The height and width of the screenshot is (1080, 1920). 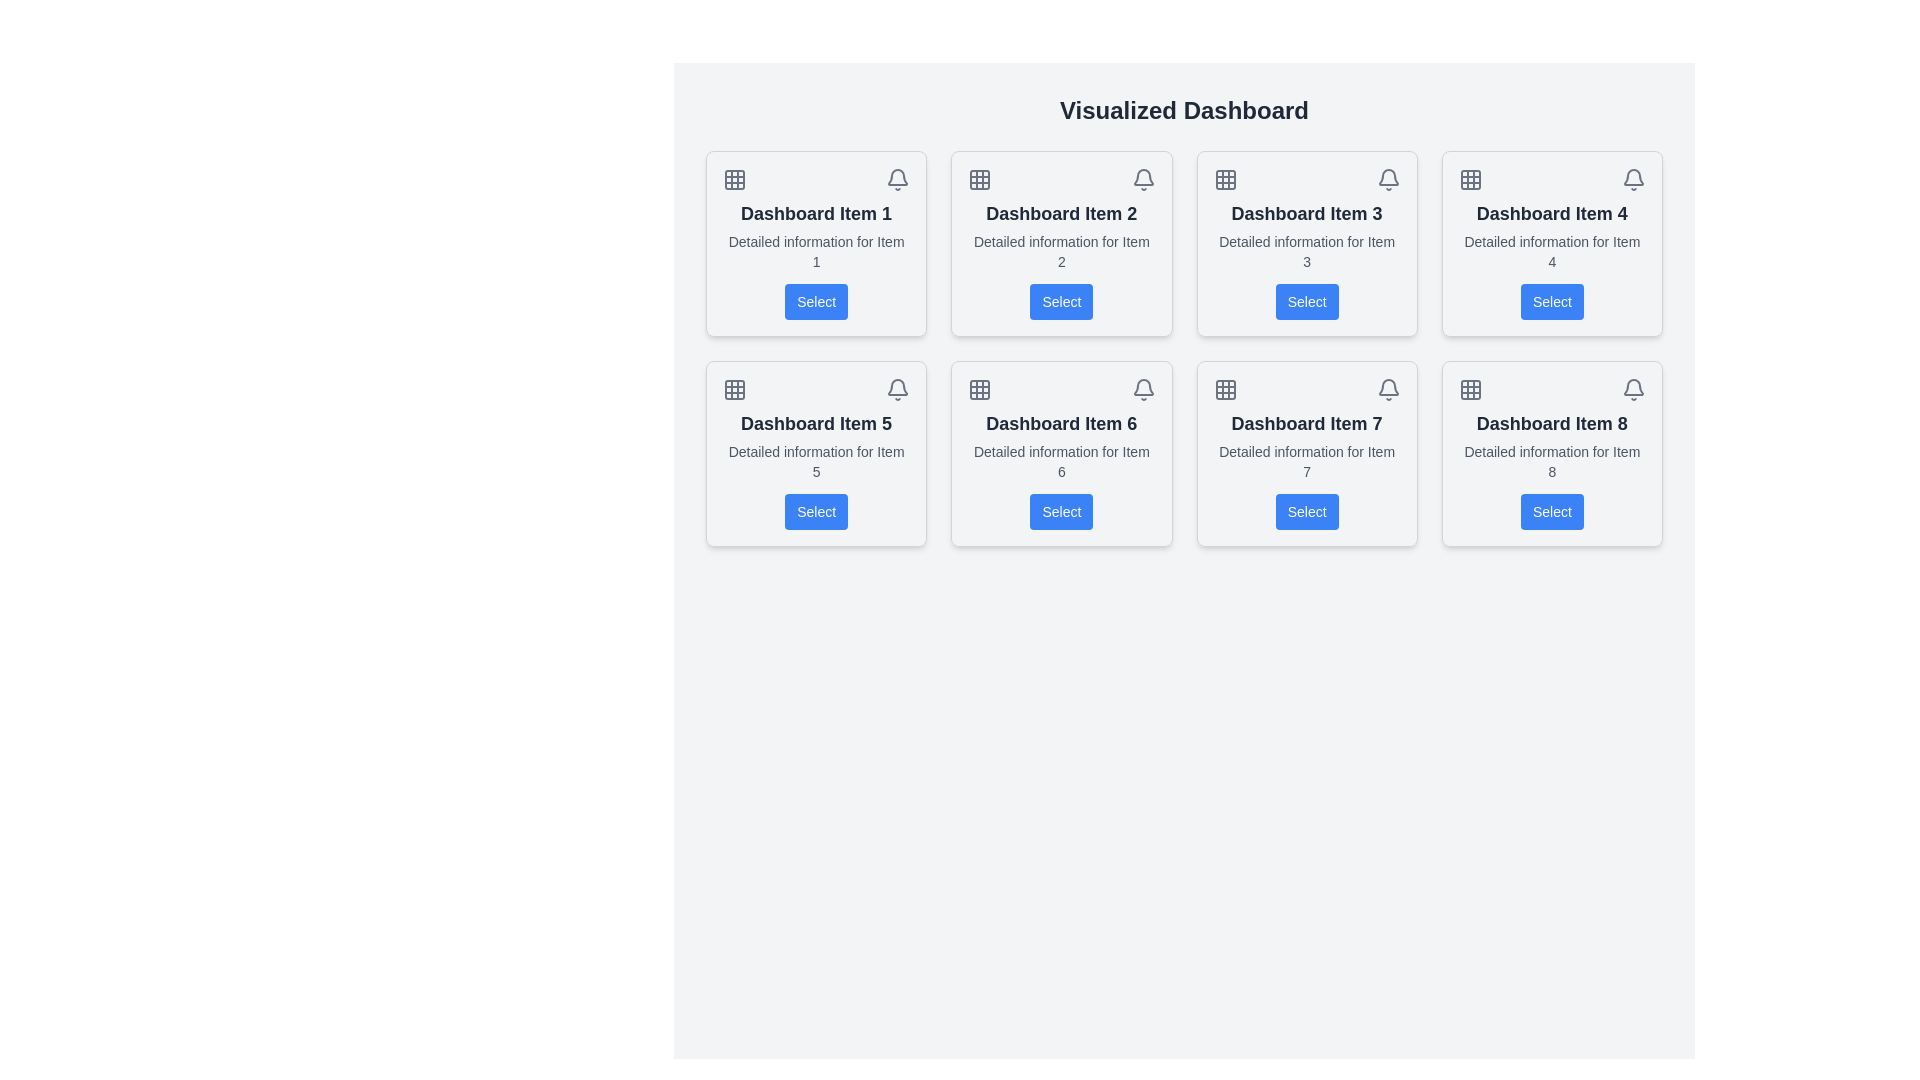 I want to click on the main title text label for 'Dashboard Item 6' located in the second column of the second row of the card layout, so click(x=1060, y=423).